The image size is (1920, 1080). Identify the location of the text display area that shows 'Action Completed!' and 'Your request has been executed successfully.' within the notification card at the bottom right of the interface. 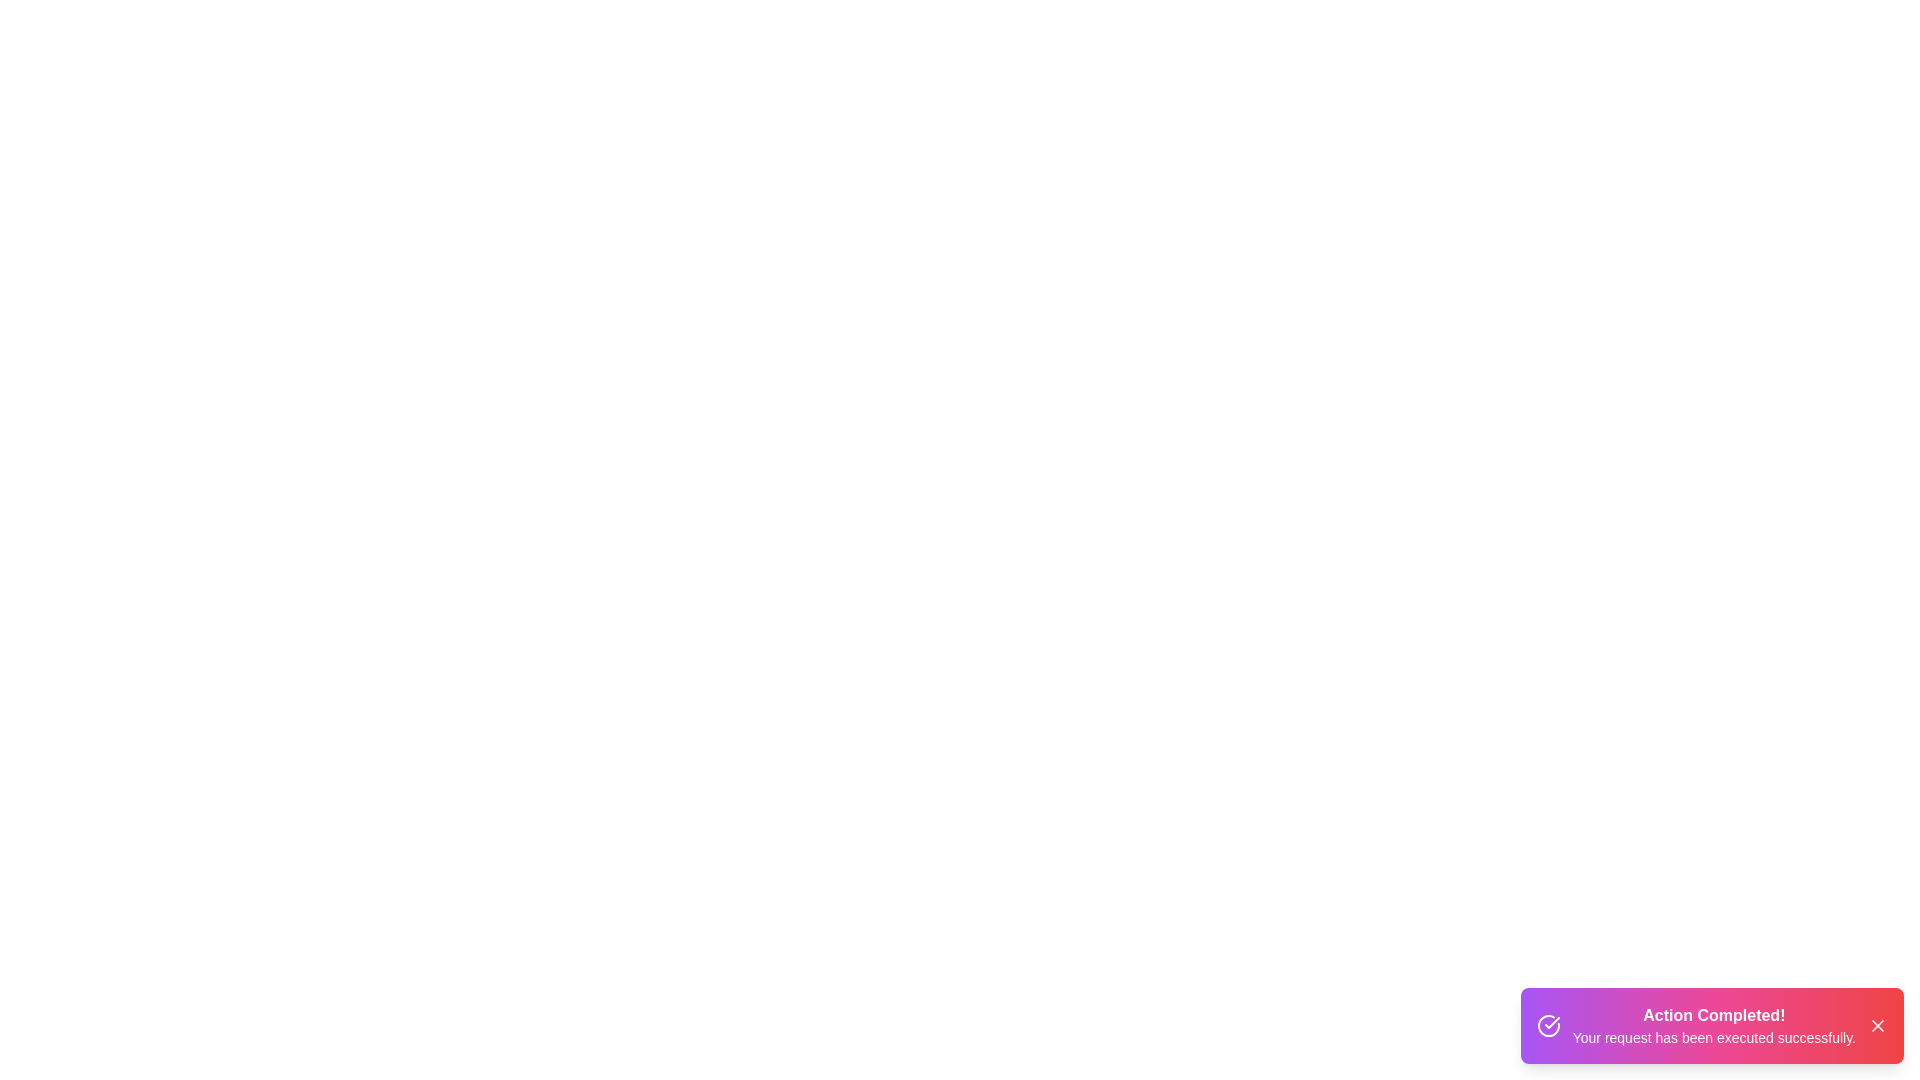
(1713, 1026).